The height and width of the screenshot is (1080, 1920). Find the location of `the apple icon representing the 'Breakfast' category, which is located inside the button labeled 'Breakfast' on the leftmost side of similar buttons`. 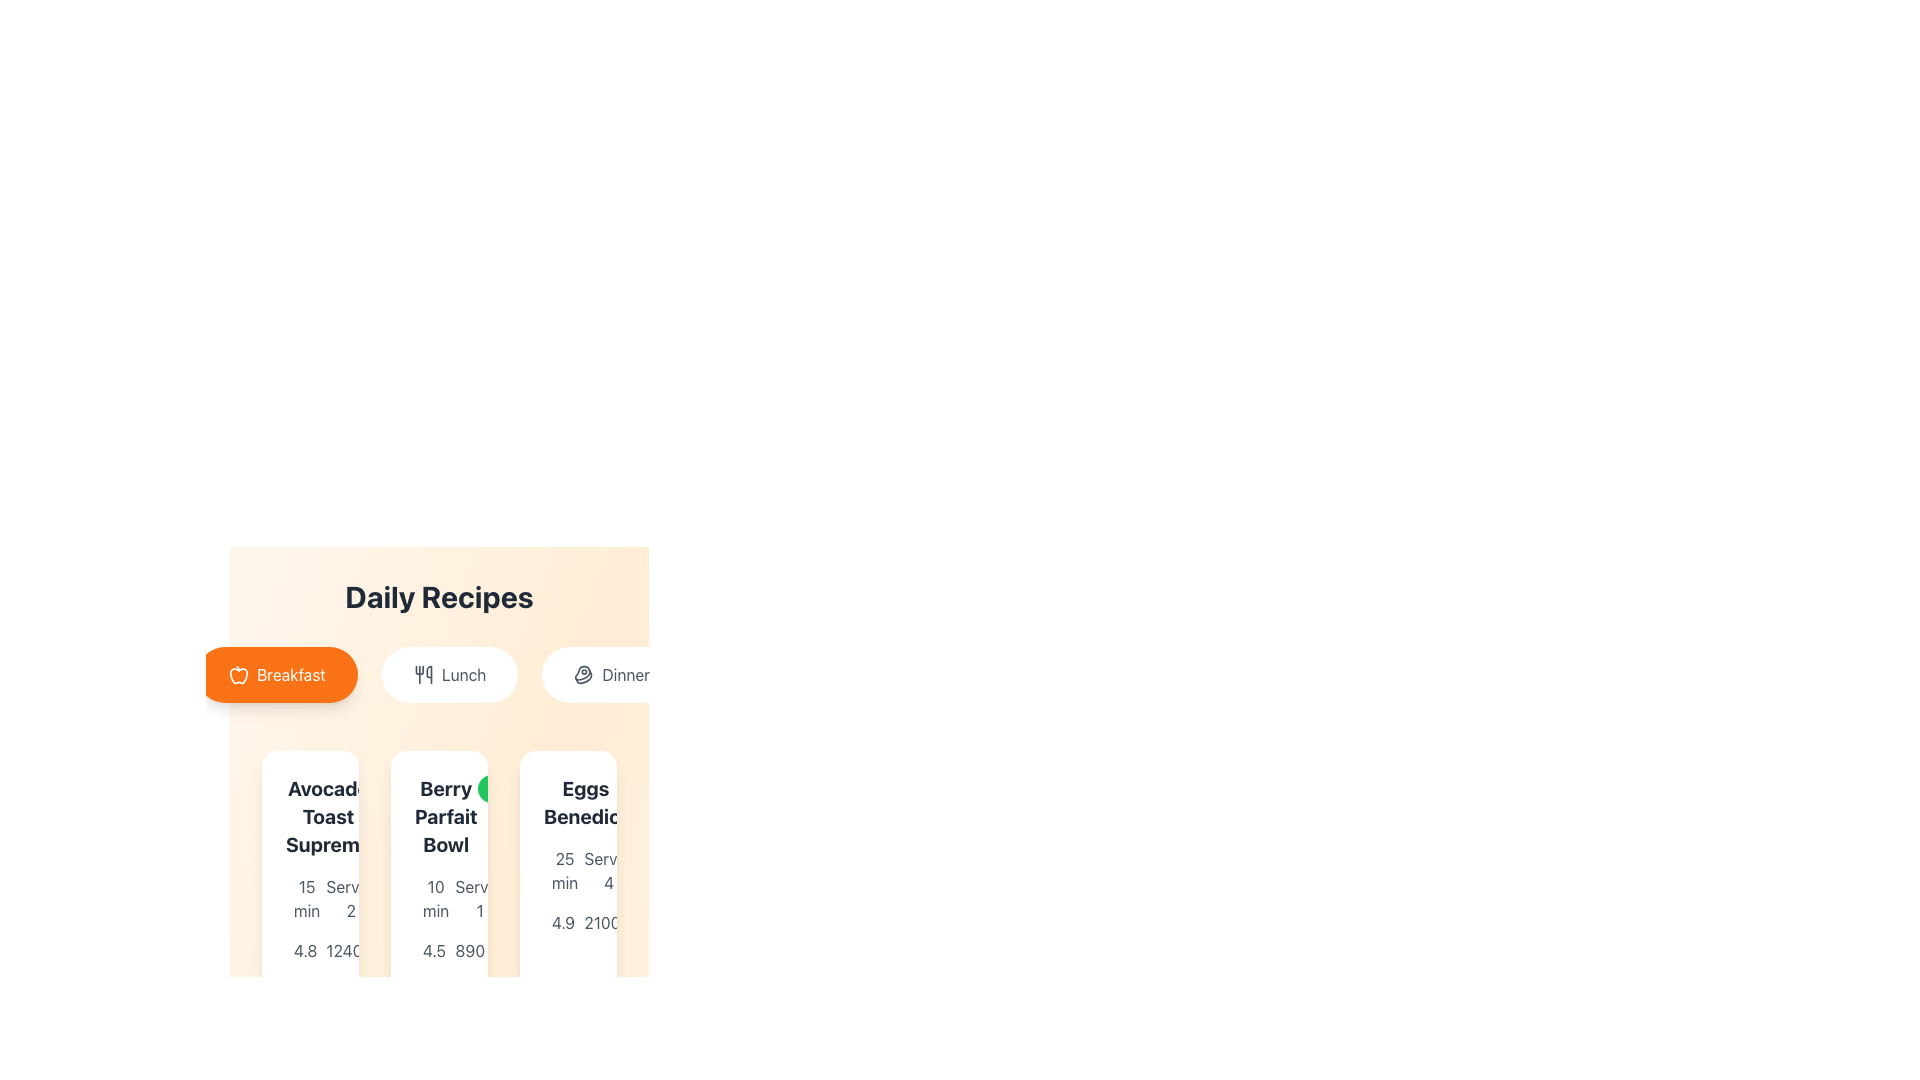

the apple icon representing the 'Breakfast' category, which is located inside the button labeled 'Breakfast' on the leftmost side of similar buttons is located at coordinates (239, 675).